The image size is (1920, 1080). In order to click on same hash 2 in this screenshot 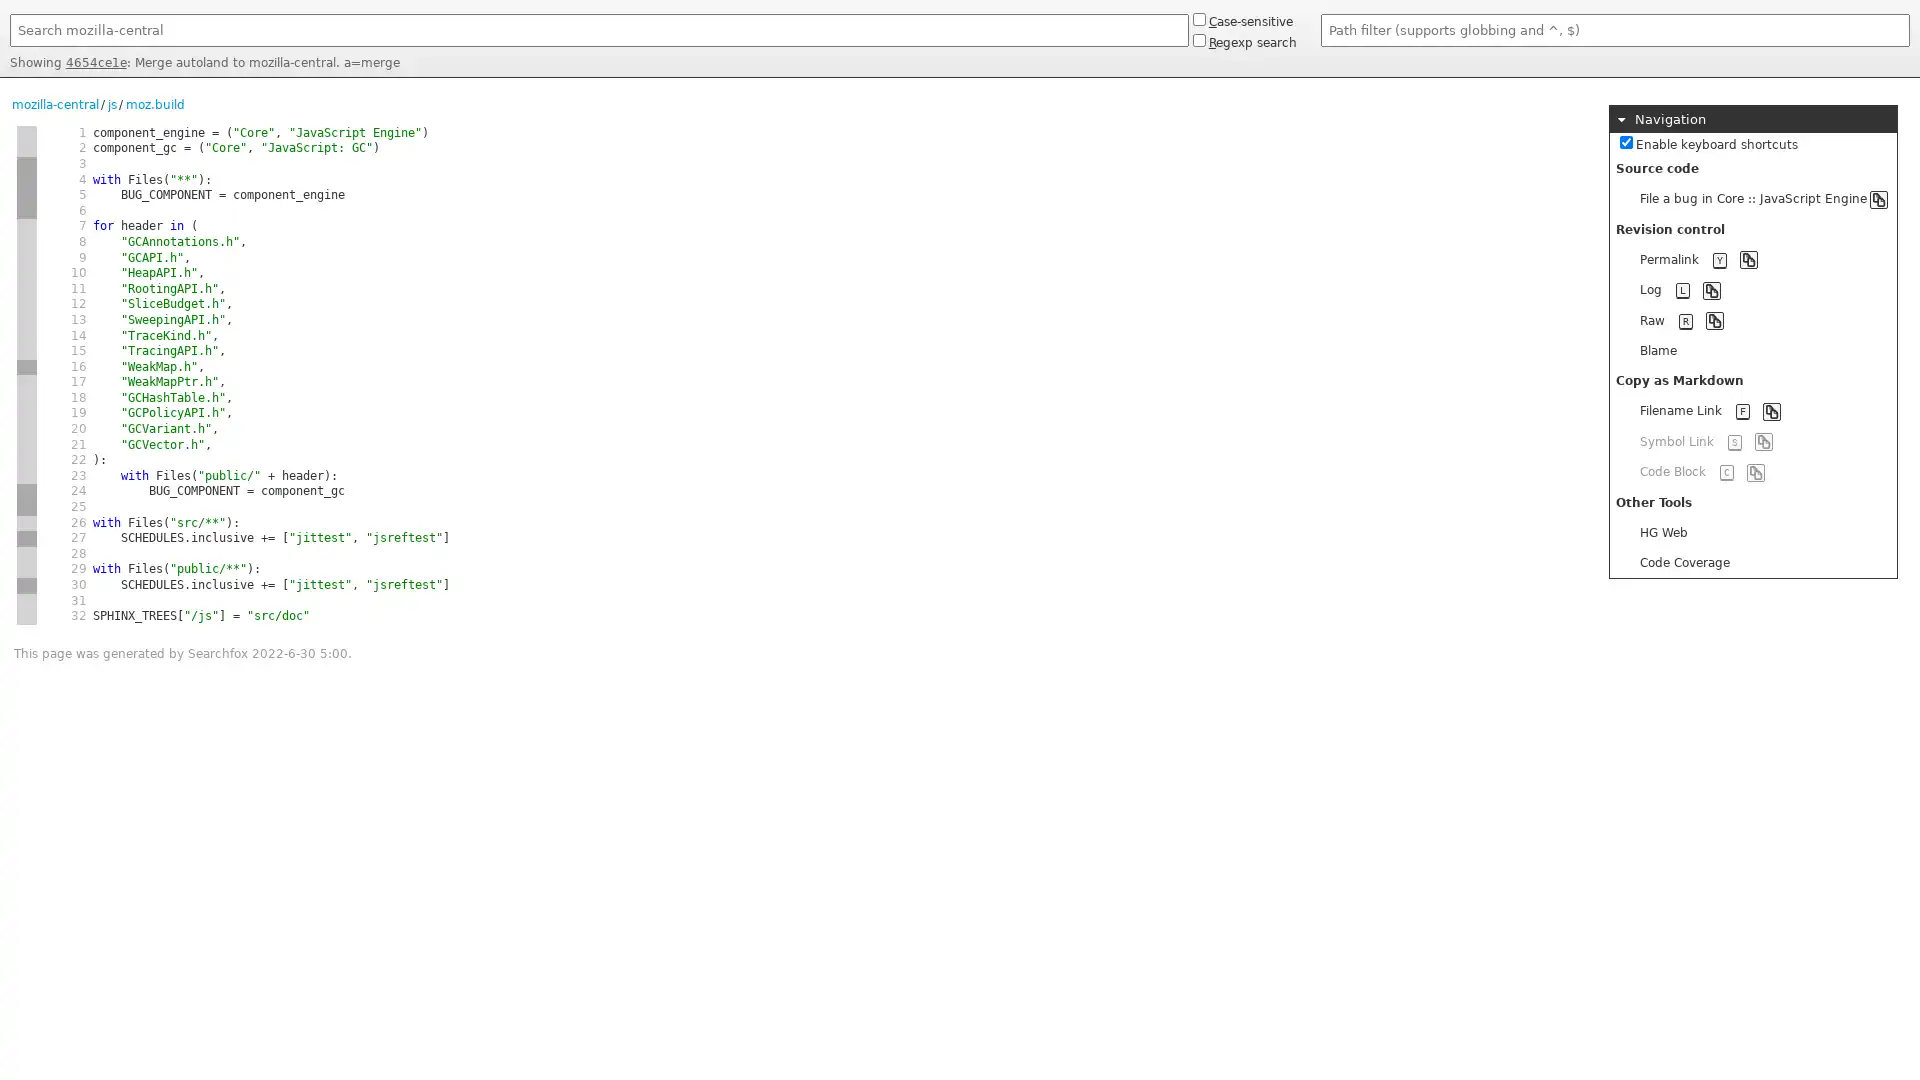, I will do `click(27, 180)`.